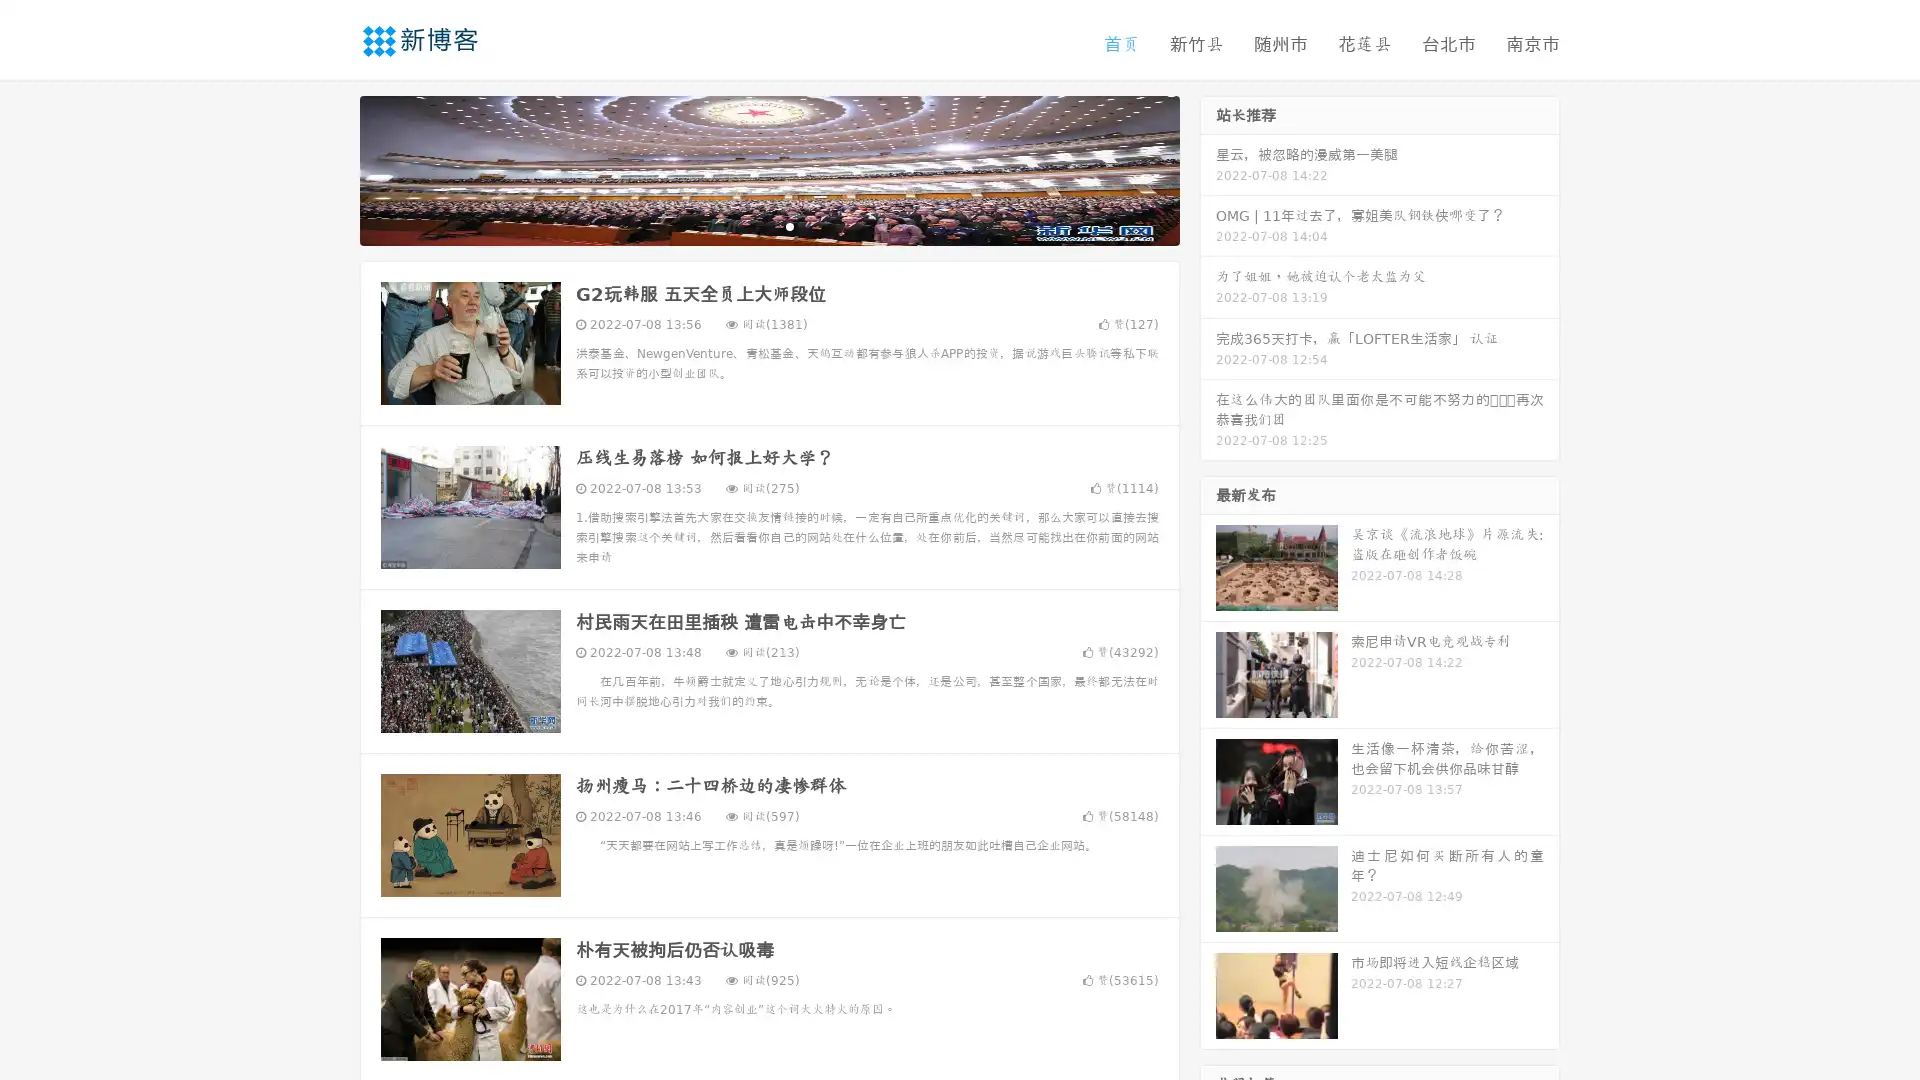 Image resolution: width=1920 pixels, height=1080 pixels. What do you see at coordinates (748, 225) in the screenshot?
I see `Go to slide 1` at bounding box center [748, 225].